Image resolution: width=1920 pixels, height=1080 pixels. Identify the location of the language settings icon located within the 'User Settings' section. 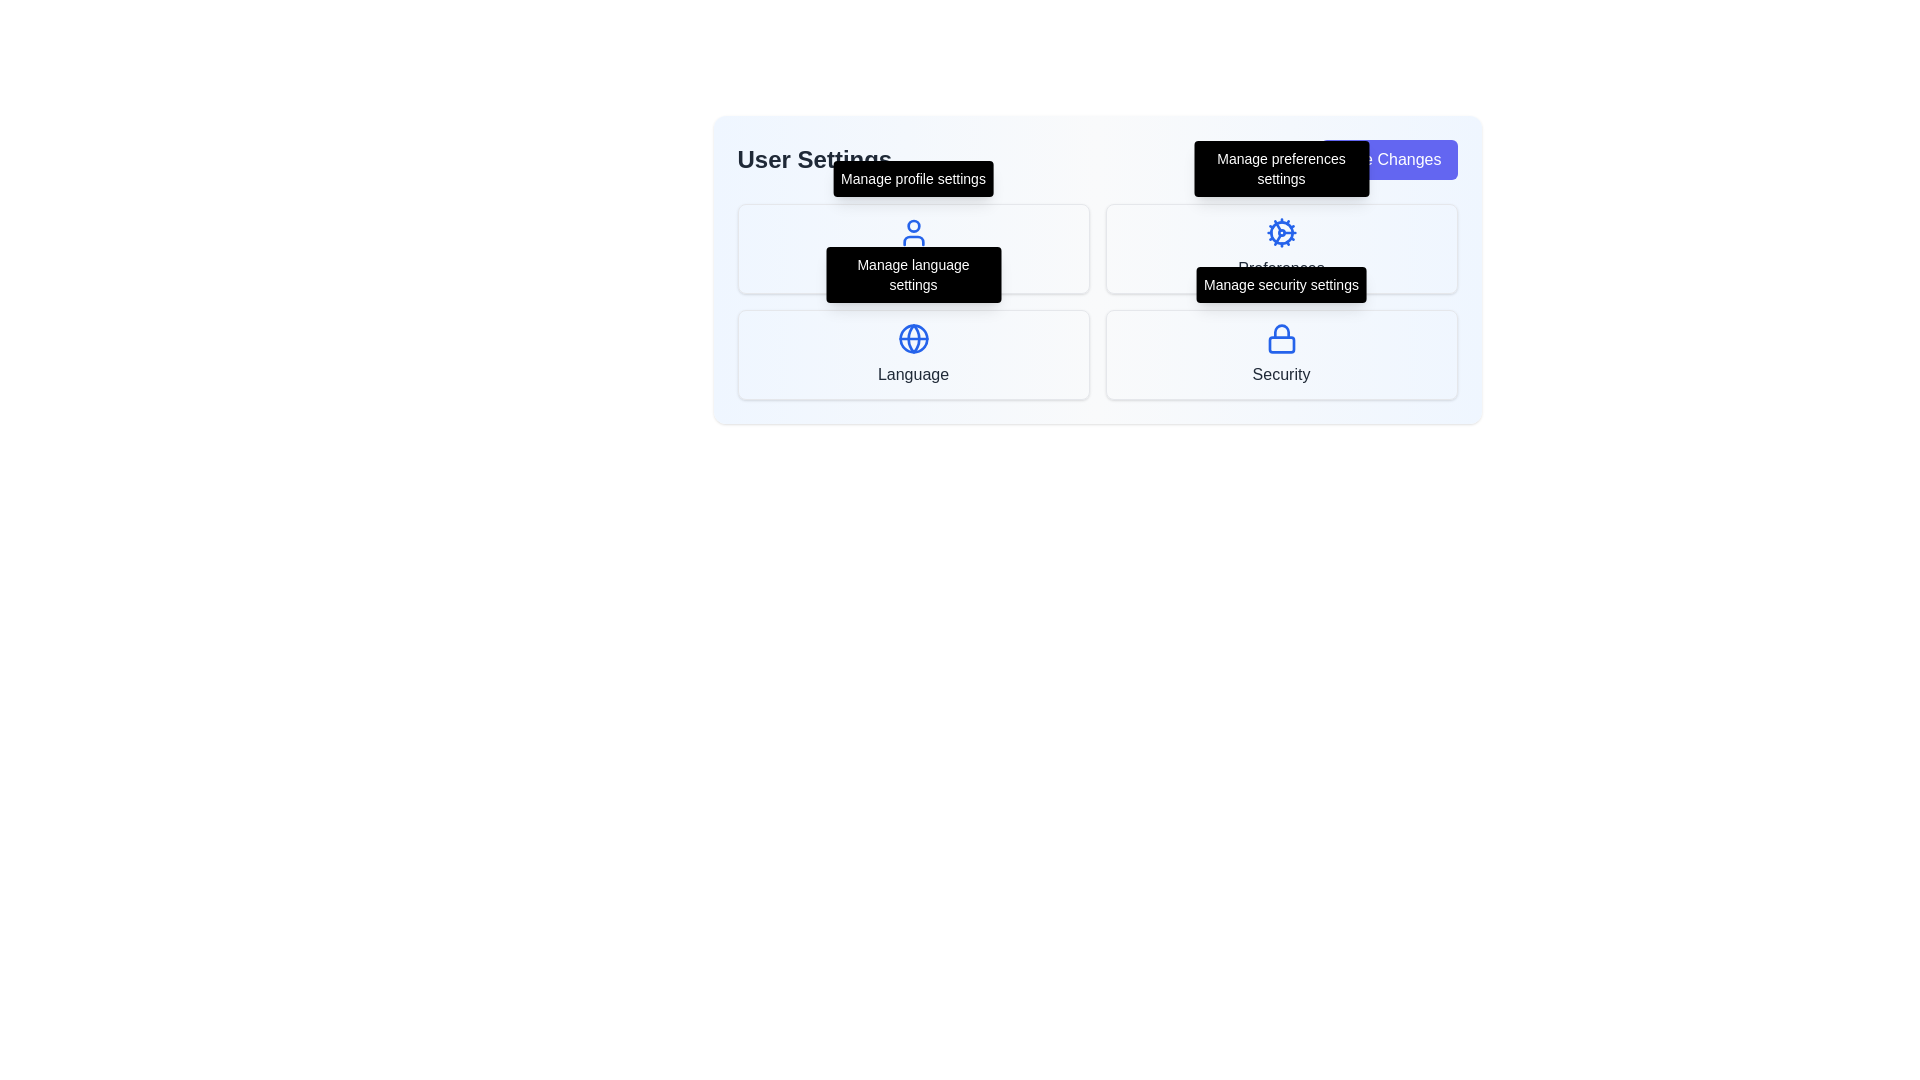
(912, 338).